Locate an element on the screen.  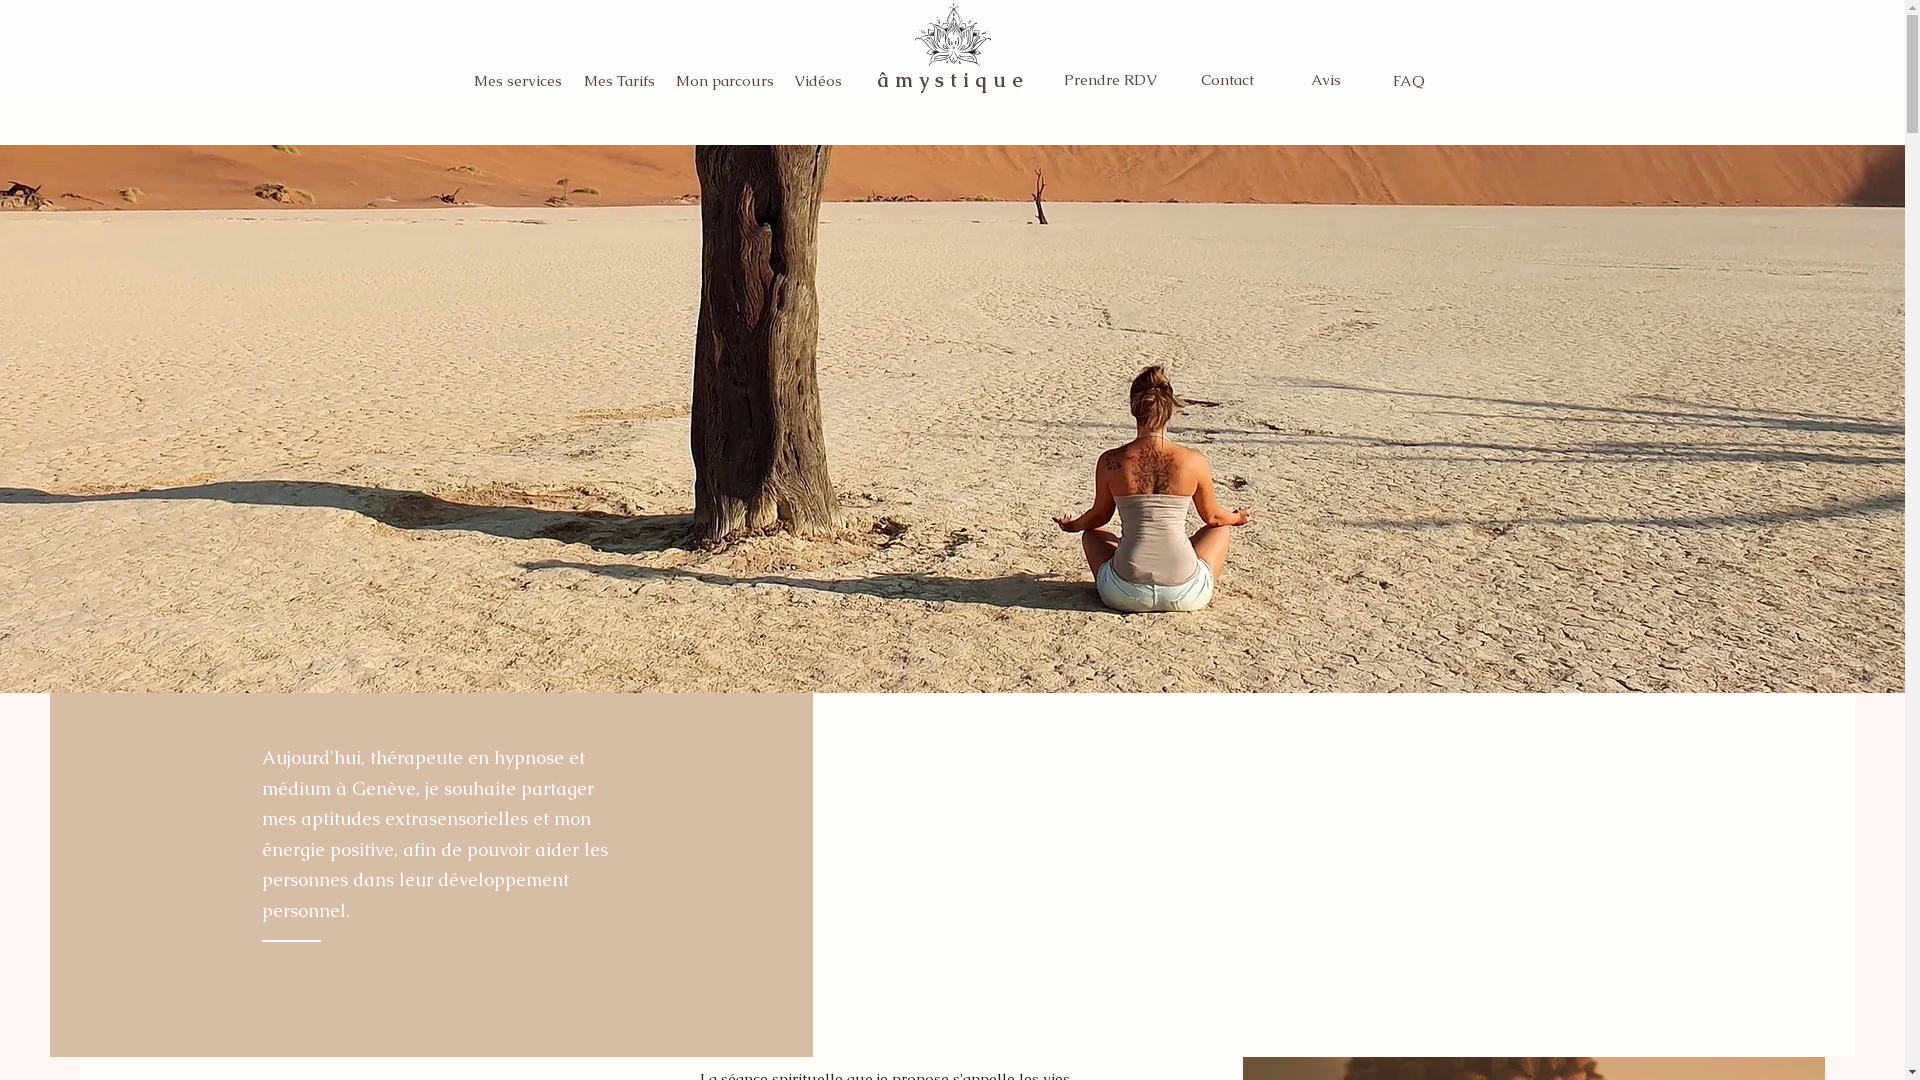
'Avis' is located at coordinates (1325, 79).